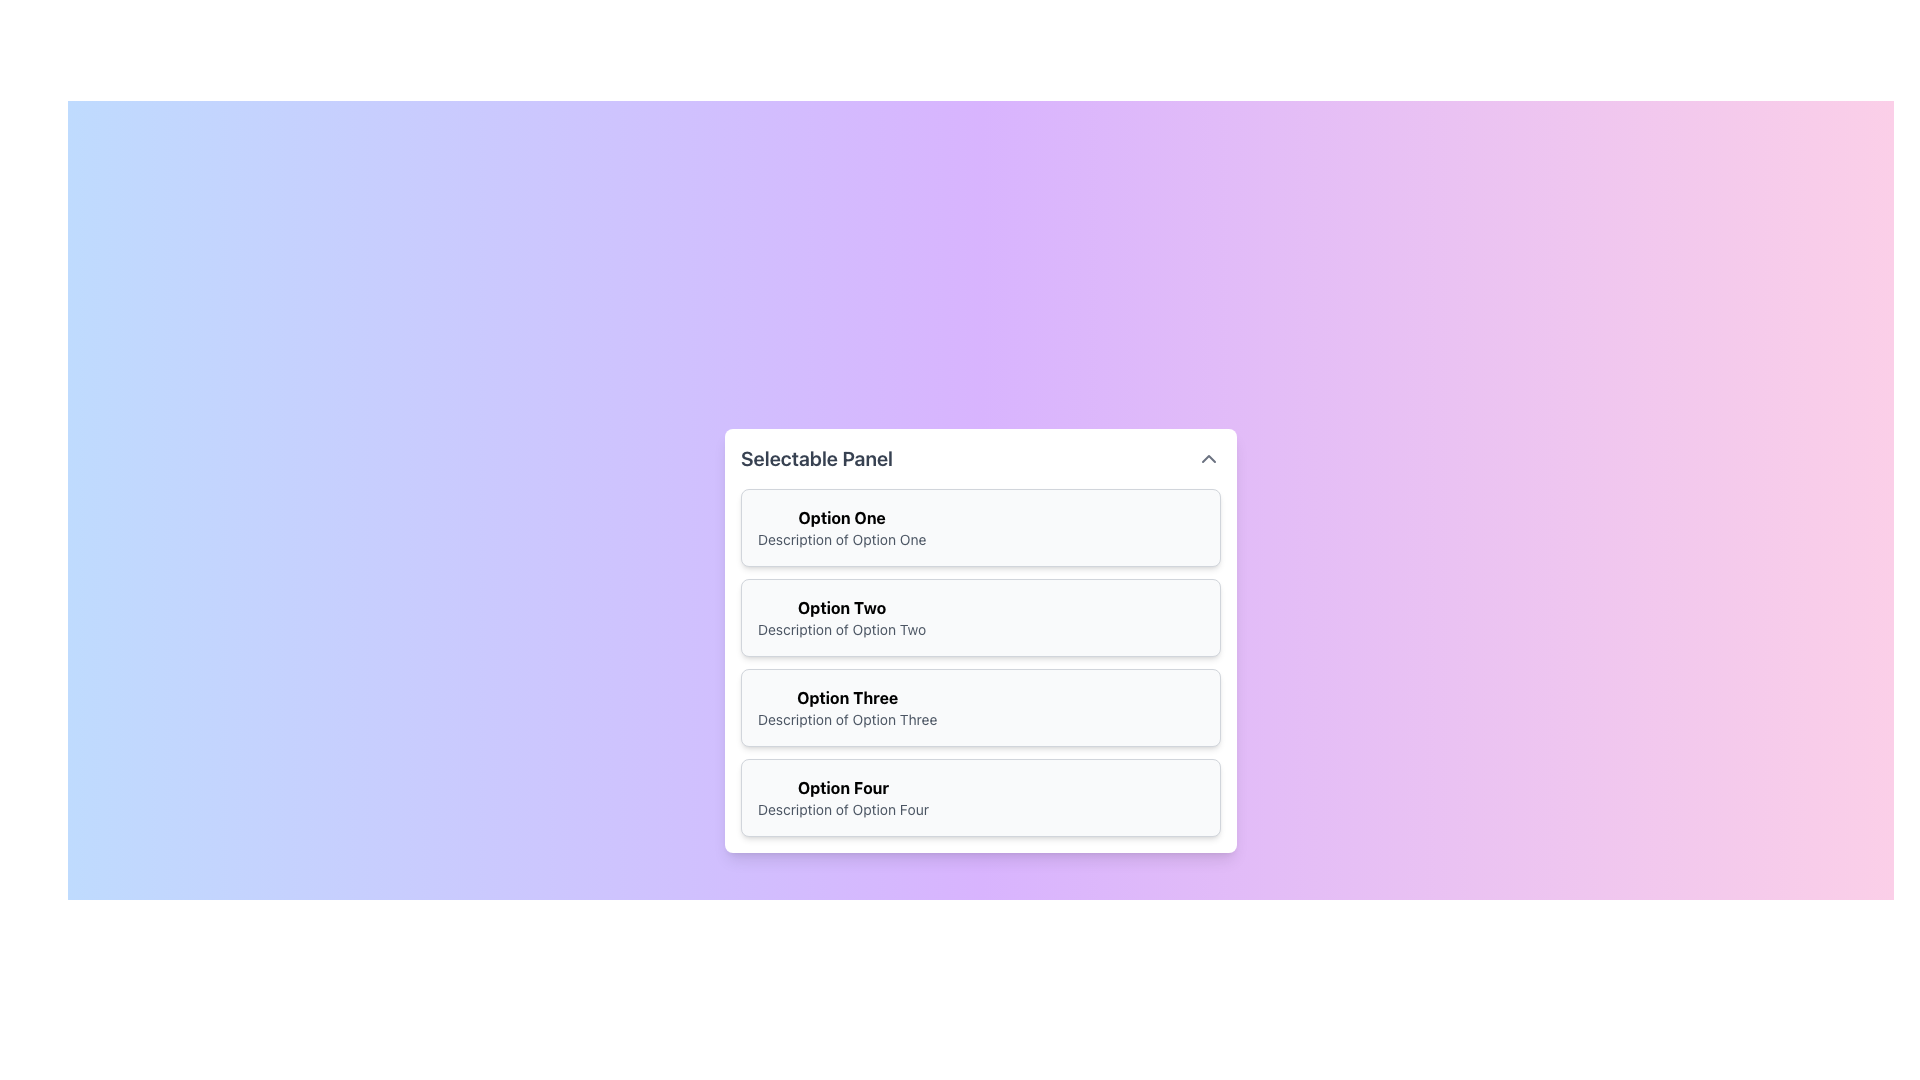 The image size is (1920, 1080). I want to click on the second selectable option in the list titled 'Selectable Panel', which is directly below 'Option One' and above 'Option Three', so click(980, 640).